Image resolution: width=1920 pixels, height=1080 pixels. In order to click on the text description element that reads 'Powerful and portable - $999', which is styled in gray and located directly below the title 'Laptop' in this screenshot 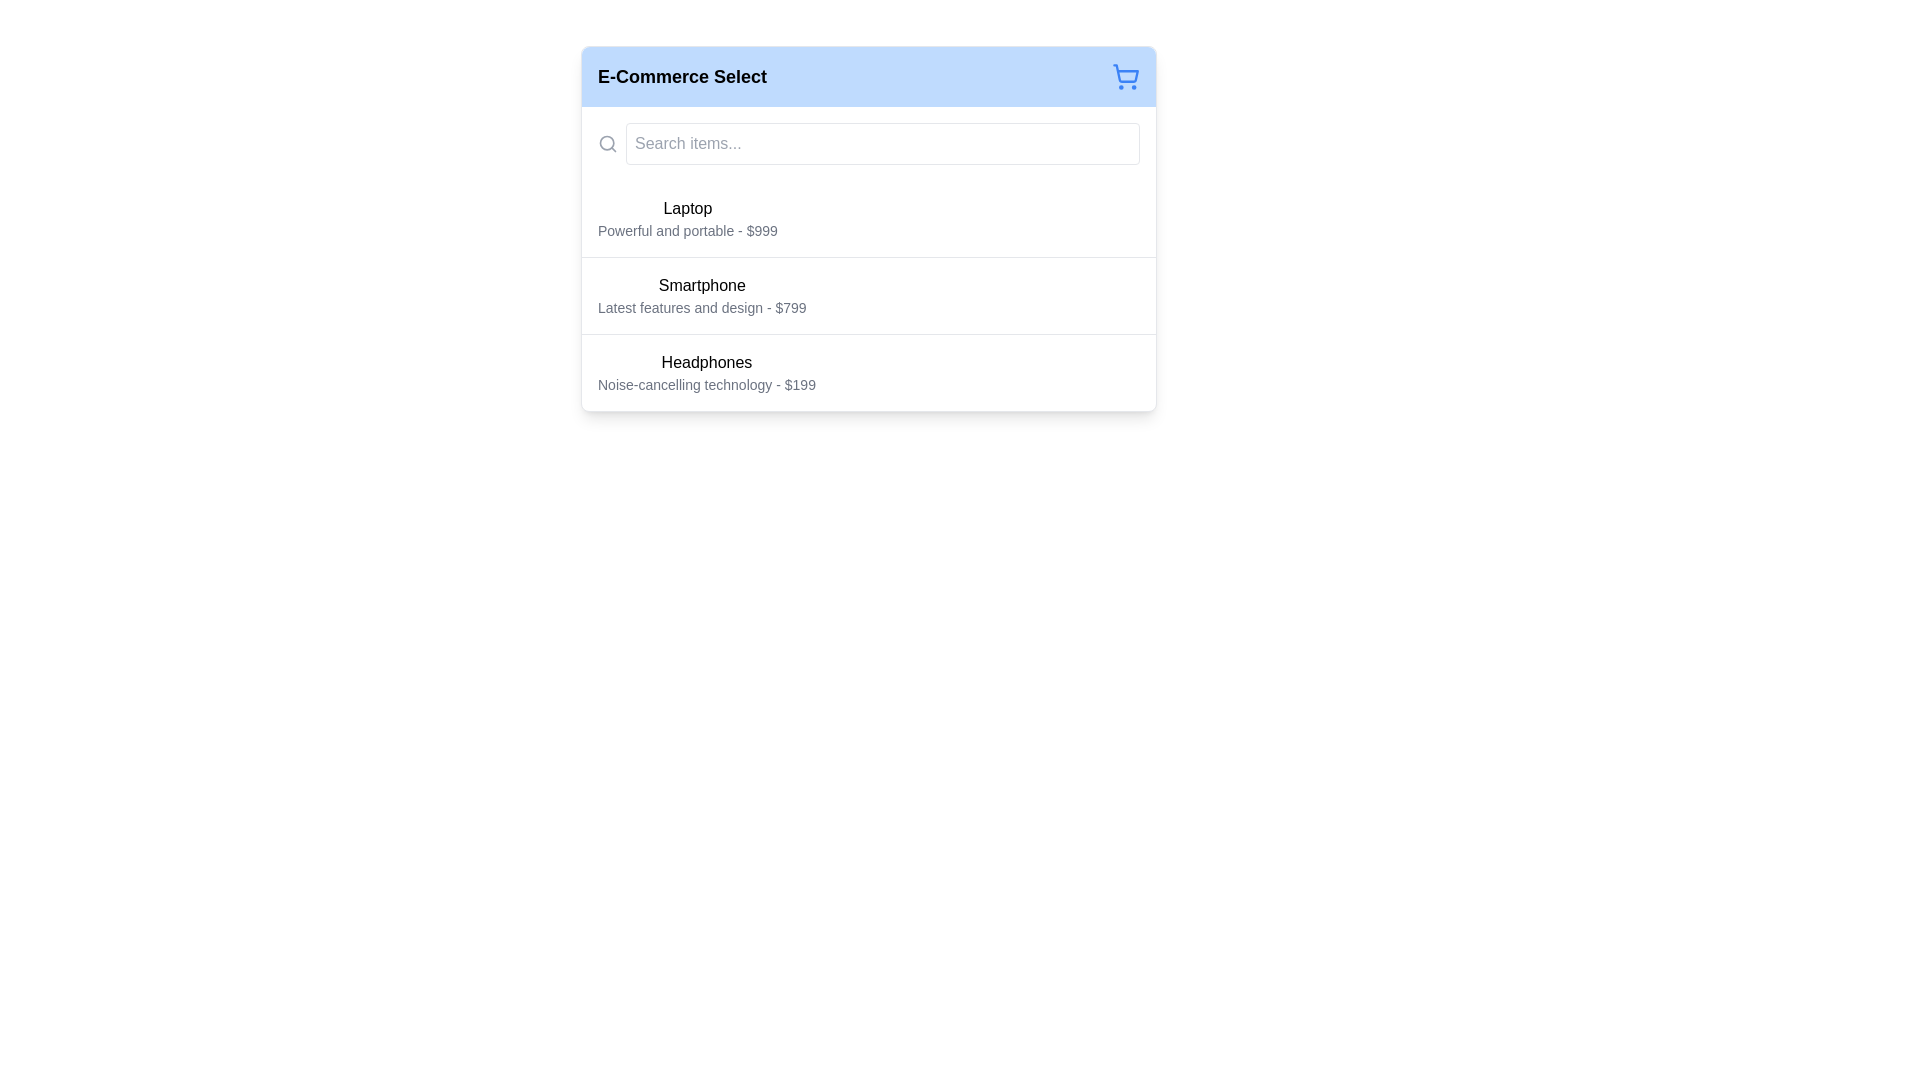, I will do `click(687, 230)`.